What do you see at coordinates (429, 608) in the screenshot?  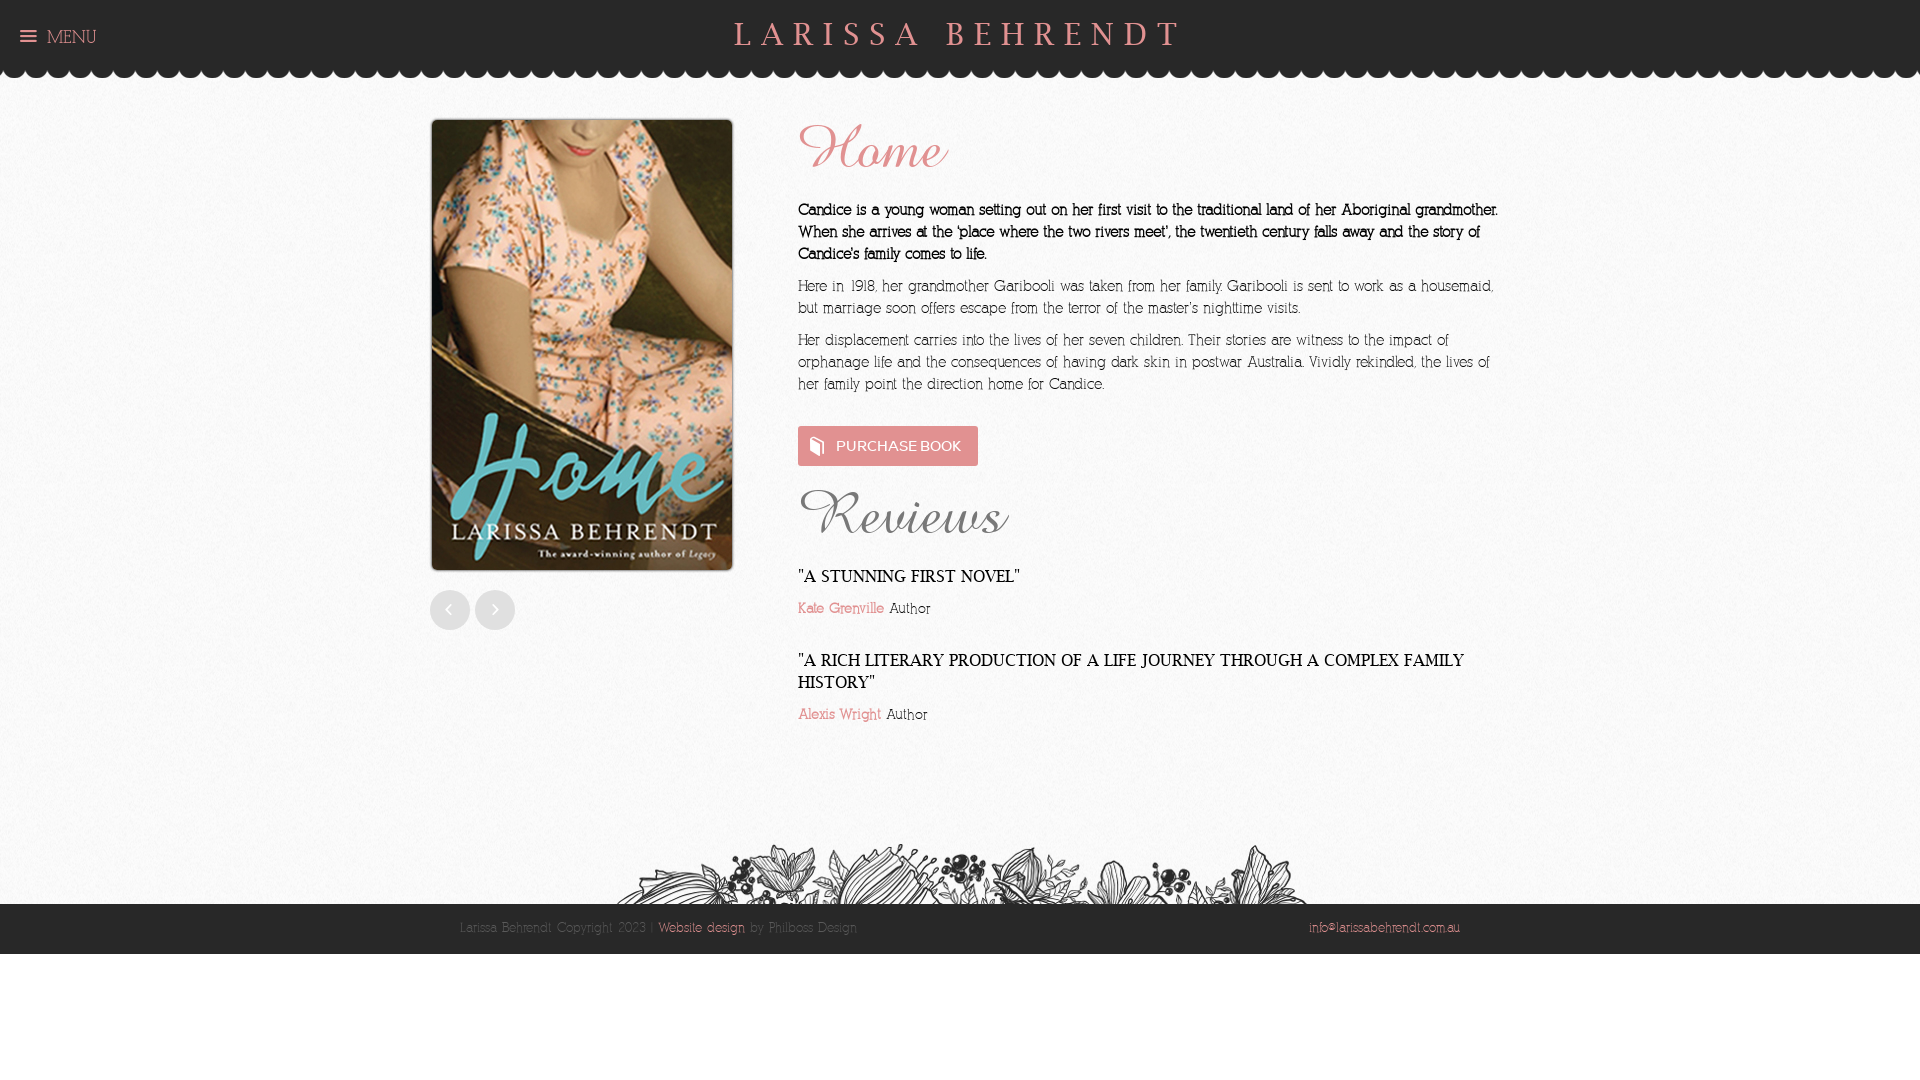 I see `'Next Post'` at bounding box center [429, 608].